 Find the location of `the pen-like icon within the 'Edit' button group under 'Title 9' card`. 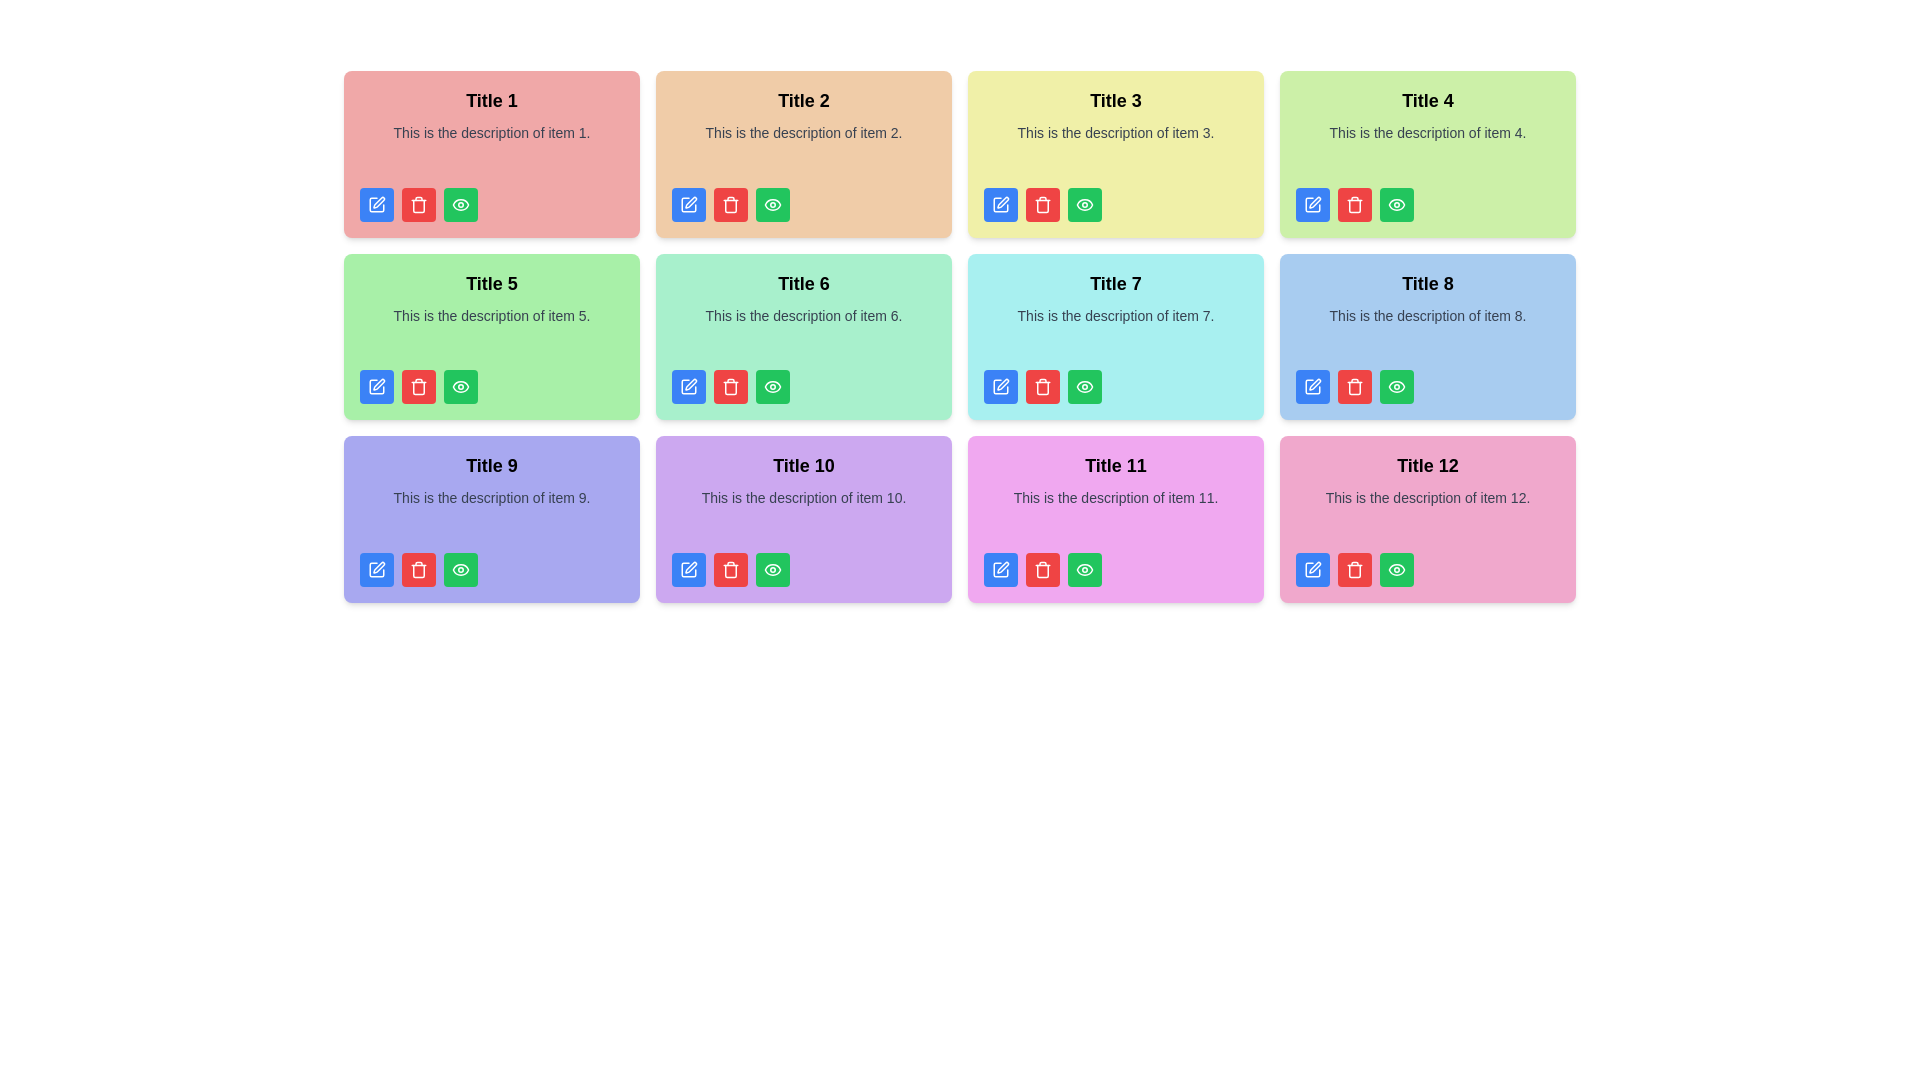

the pen-like icon within the 'Edit' button group under 'Title 9' card is located at coordinates (379, 567).